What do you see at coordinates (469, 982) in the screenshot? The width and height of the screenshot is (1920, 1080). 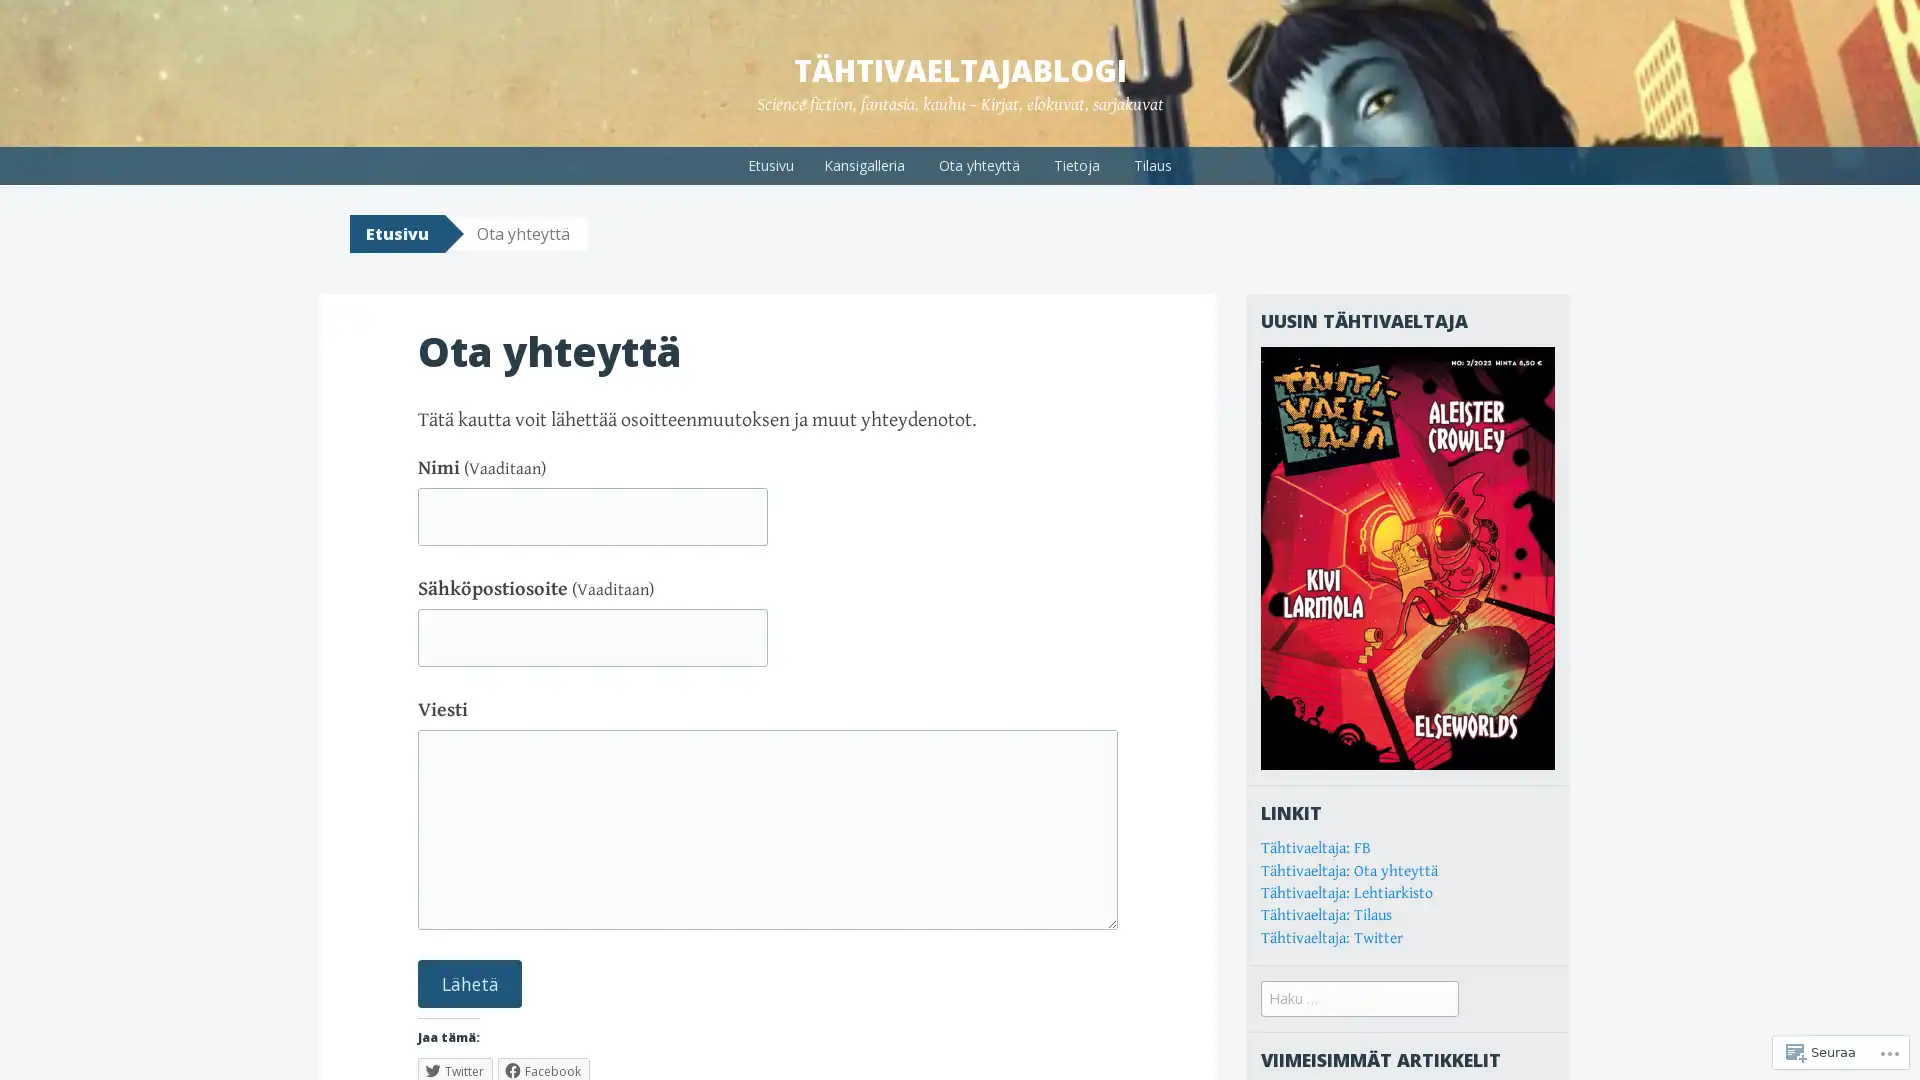 I see `Laheta` at bounding box center [469, 982].